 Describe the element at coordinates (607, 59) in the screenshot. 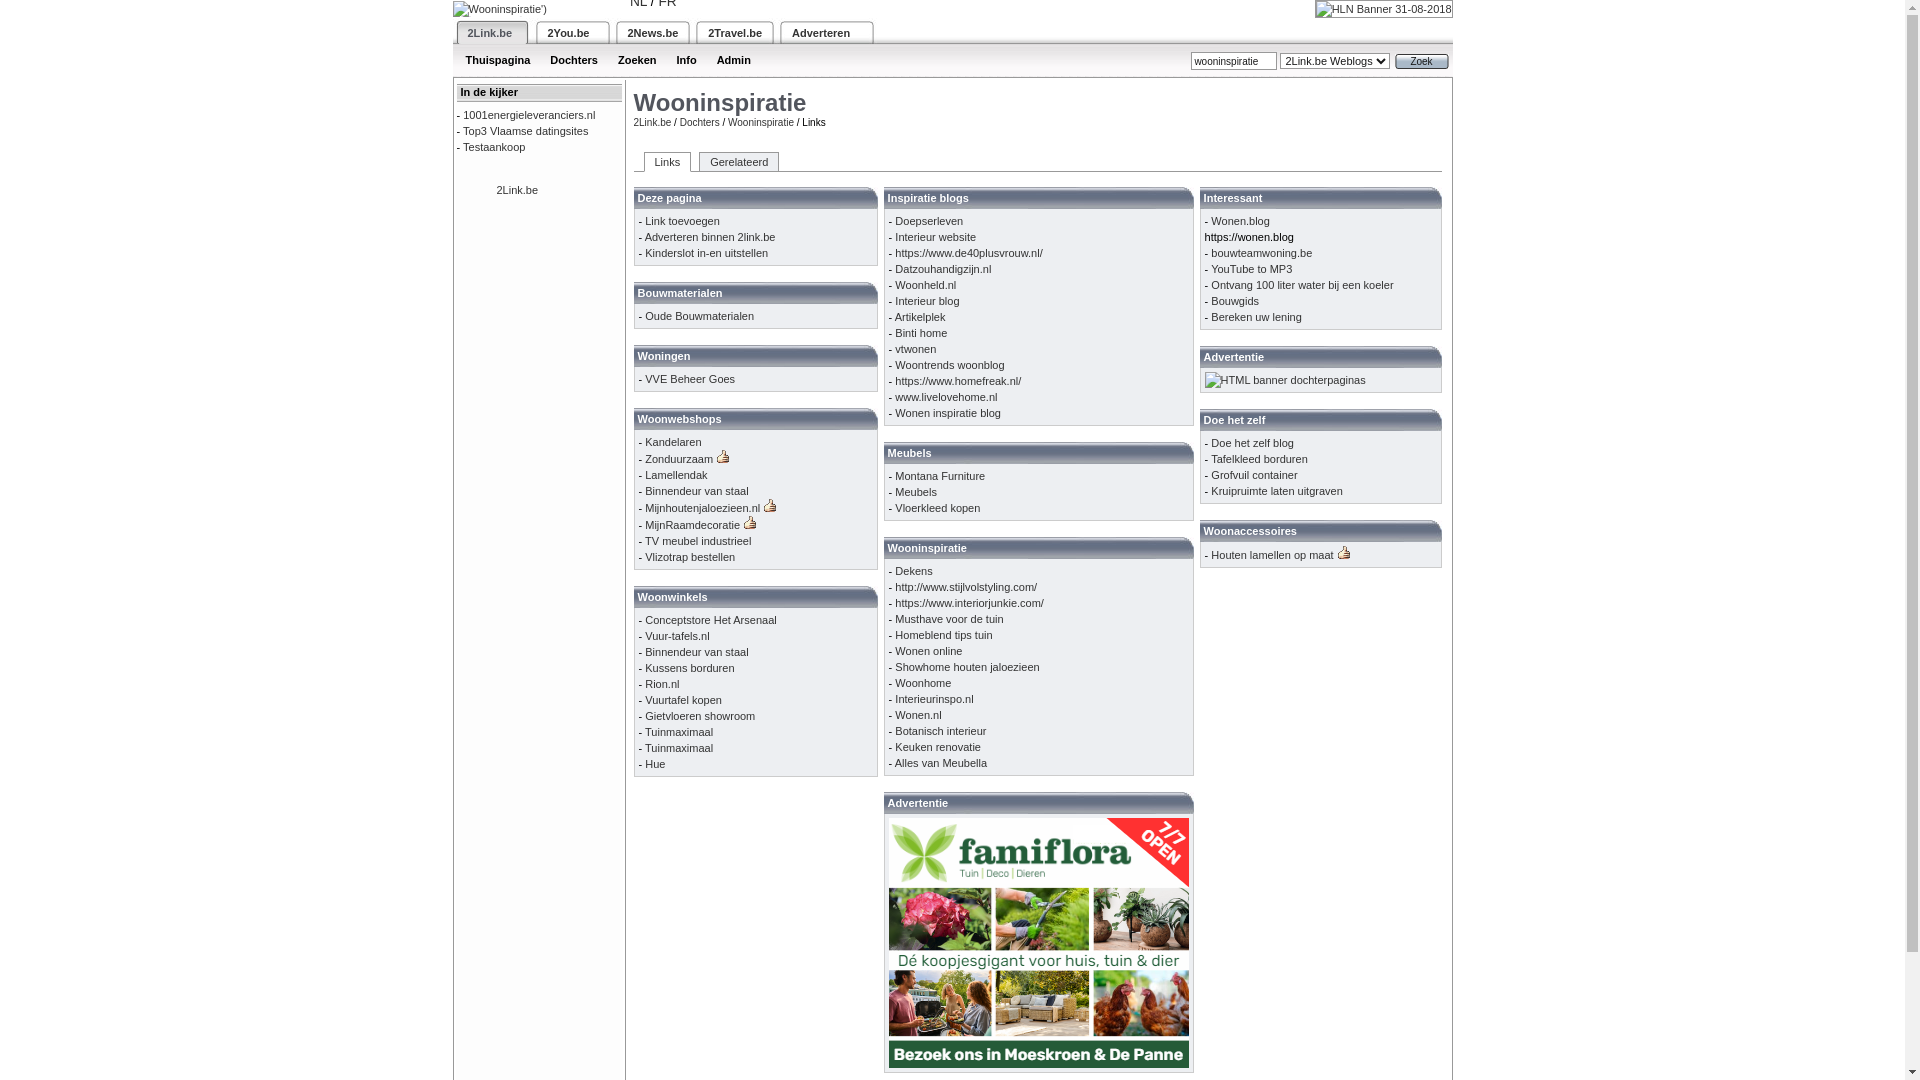

I see `'Zoeken'` at that location.